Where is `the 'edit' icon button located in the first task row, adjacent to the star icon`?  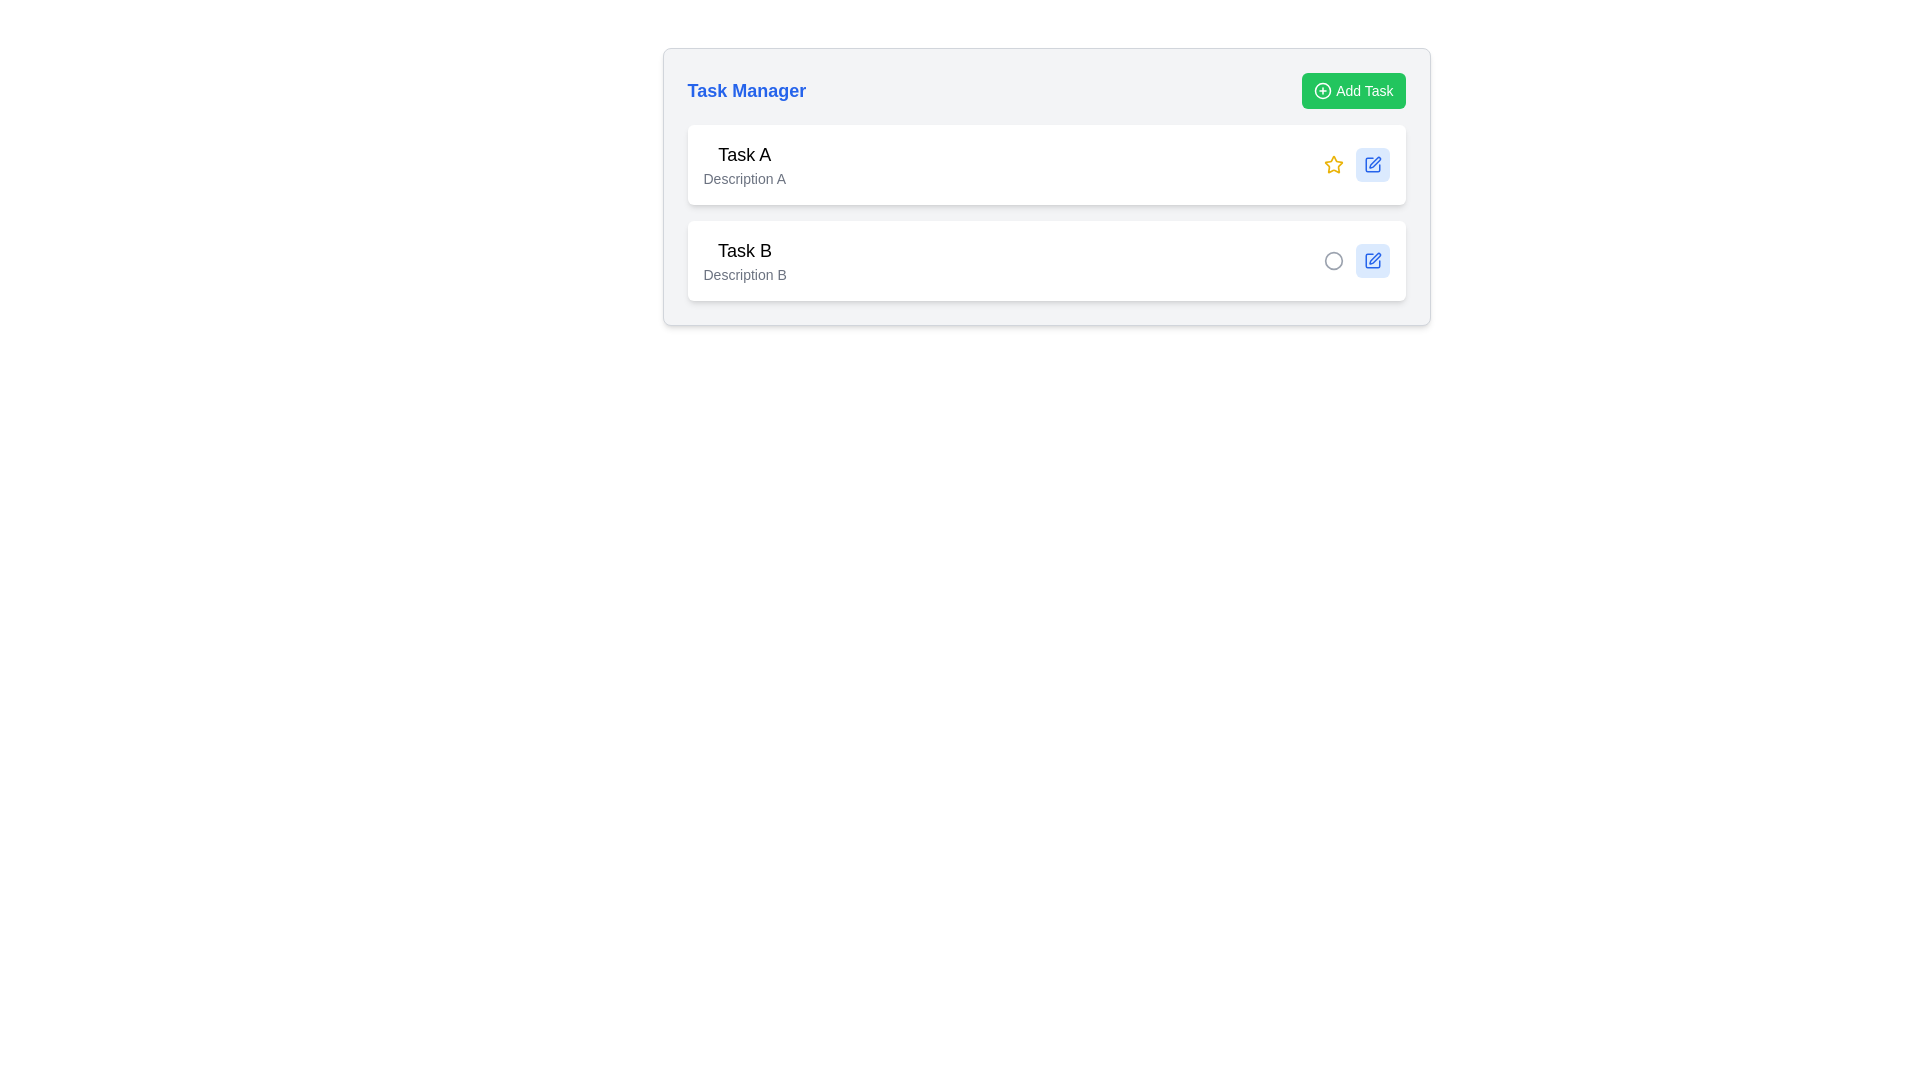
the 'edit' icon button located in the first task row, adjacent to the star icon is located at coordinates (1371, 260).